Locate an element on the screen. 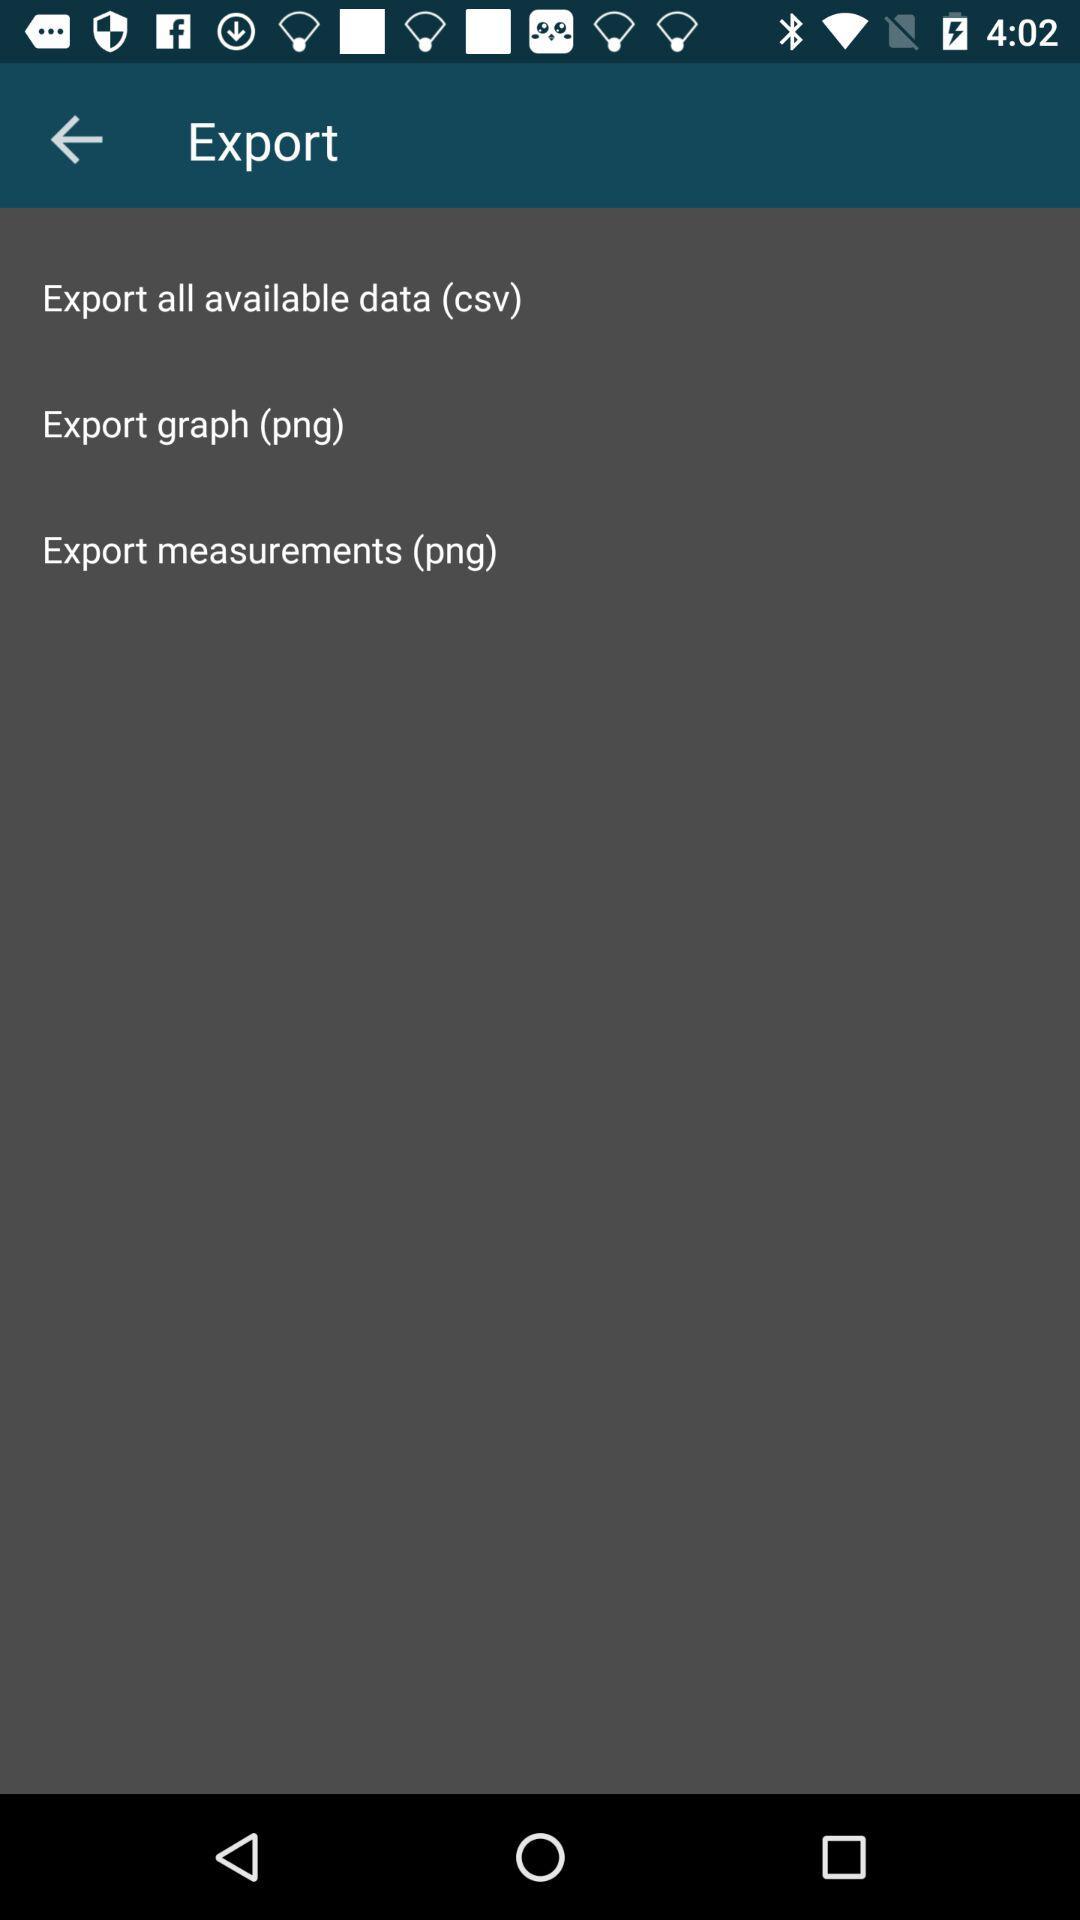 The image size is (1080, 1920). item above export all available is located at coordinates (75, 138).